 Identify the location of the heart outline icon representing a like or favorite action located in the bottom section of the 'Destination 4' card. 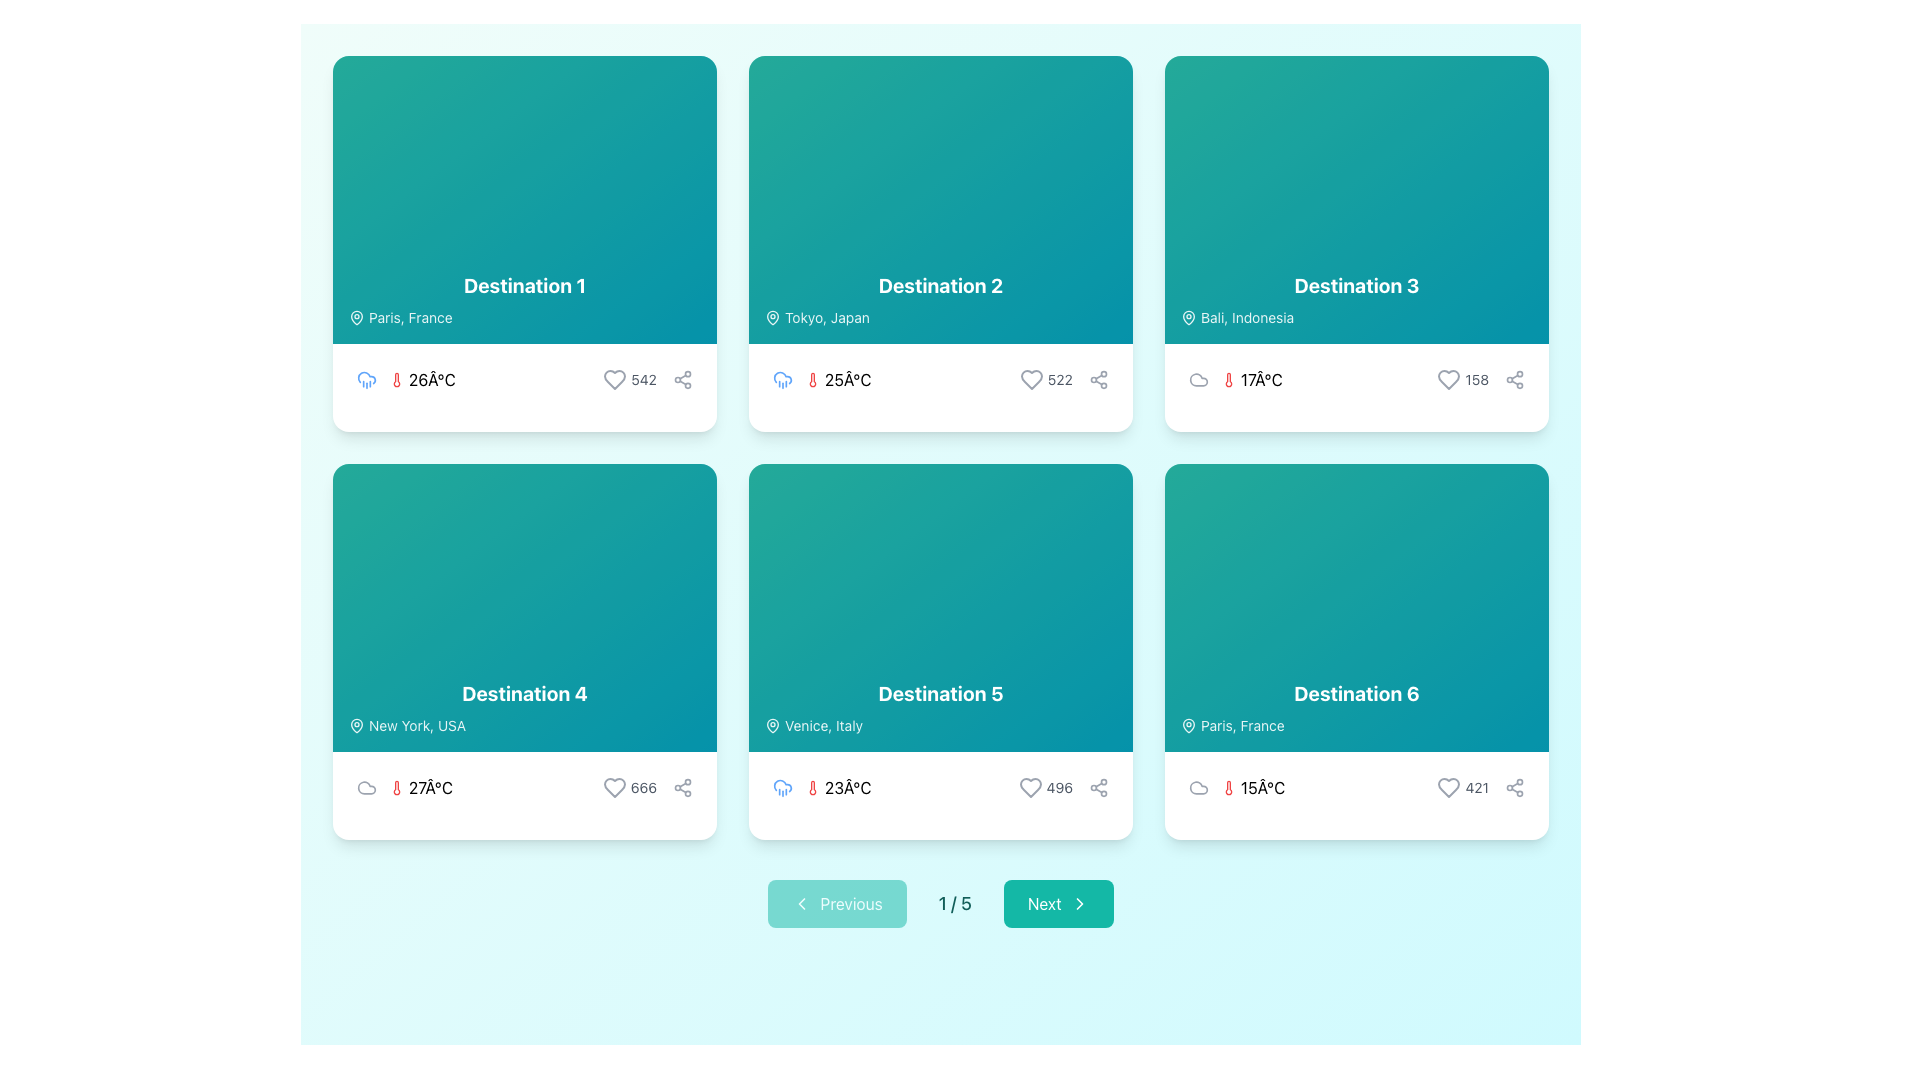
(613, 786).